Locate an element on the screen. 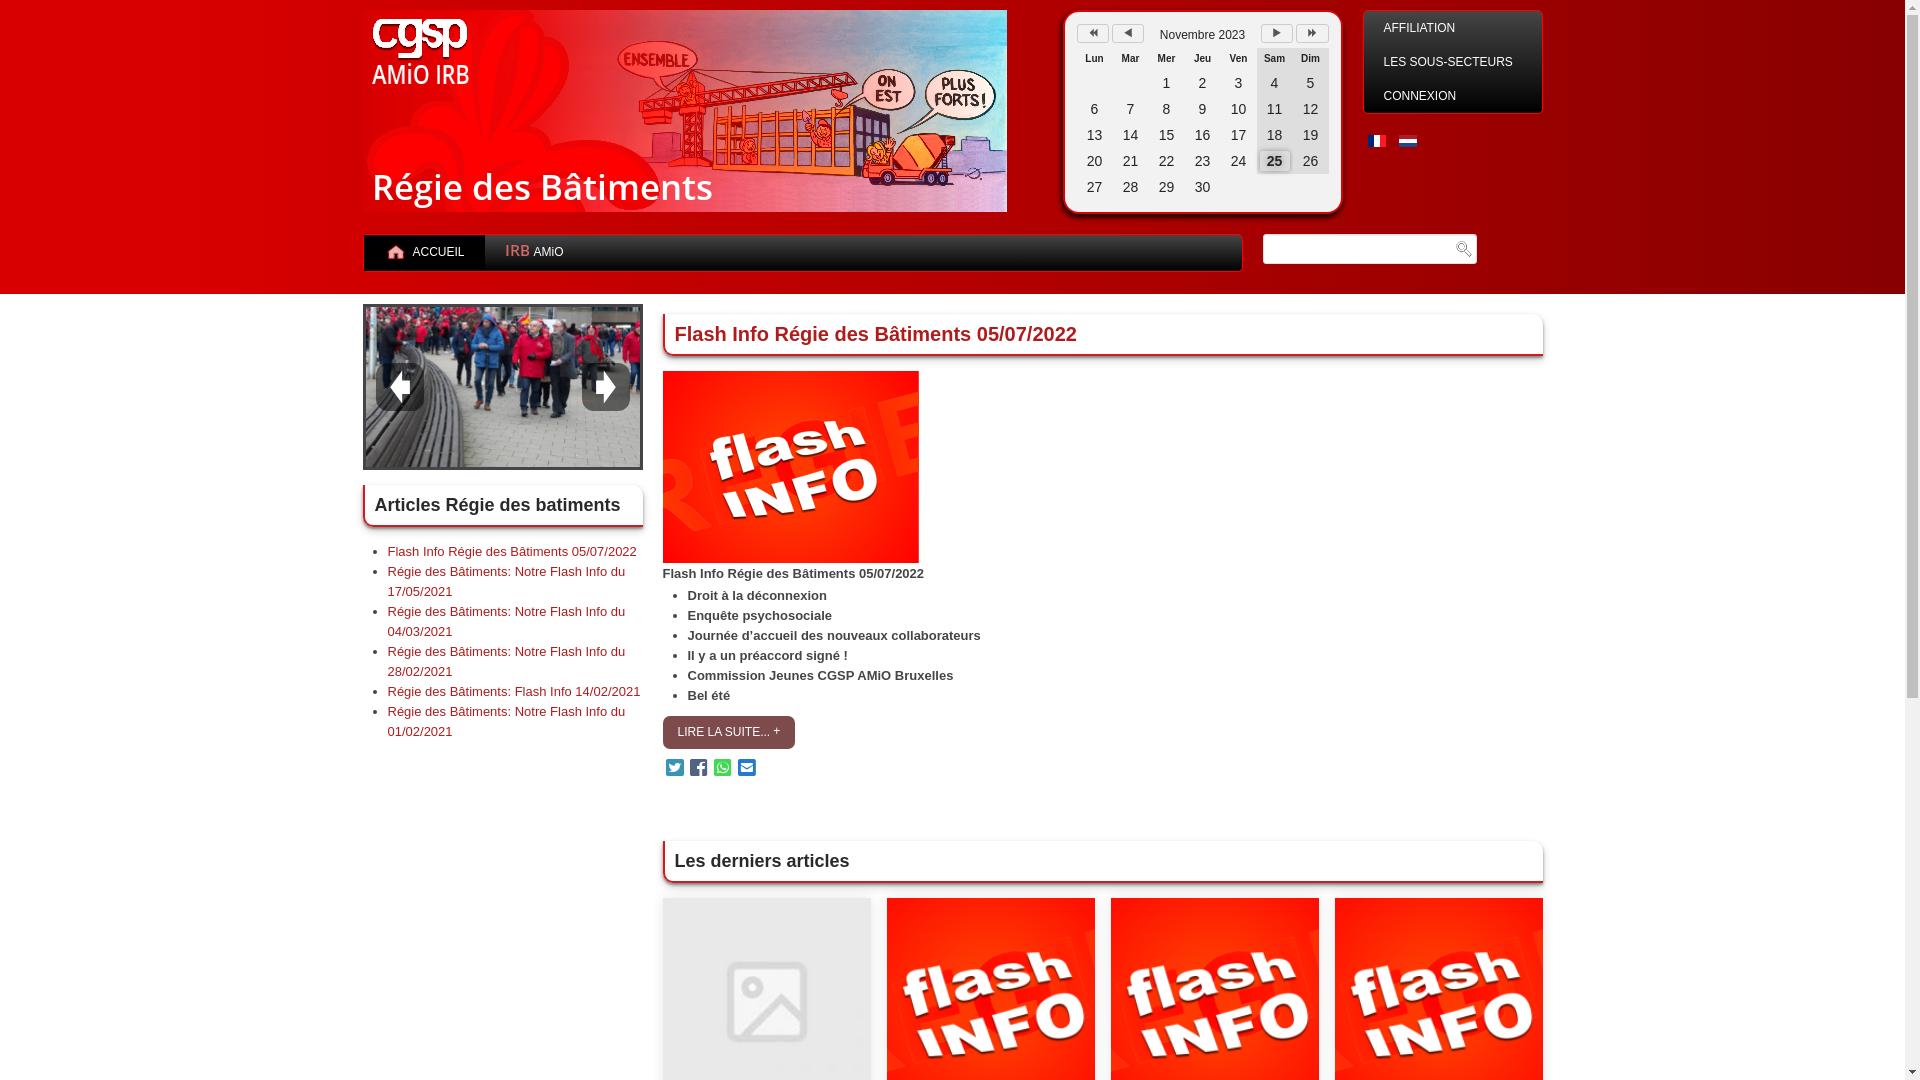  'CONNEXION' is located at coordinates (1453, 96).